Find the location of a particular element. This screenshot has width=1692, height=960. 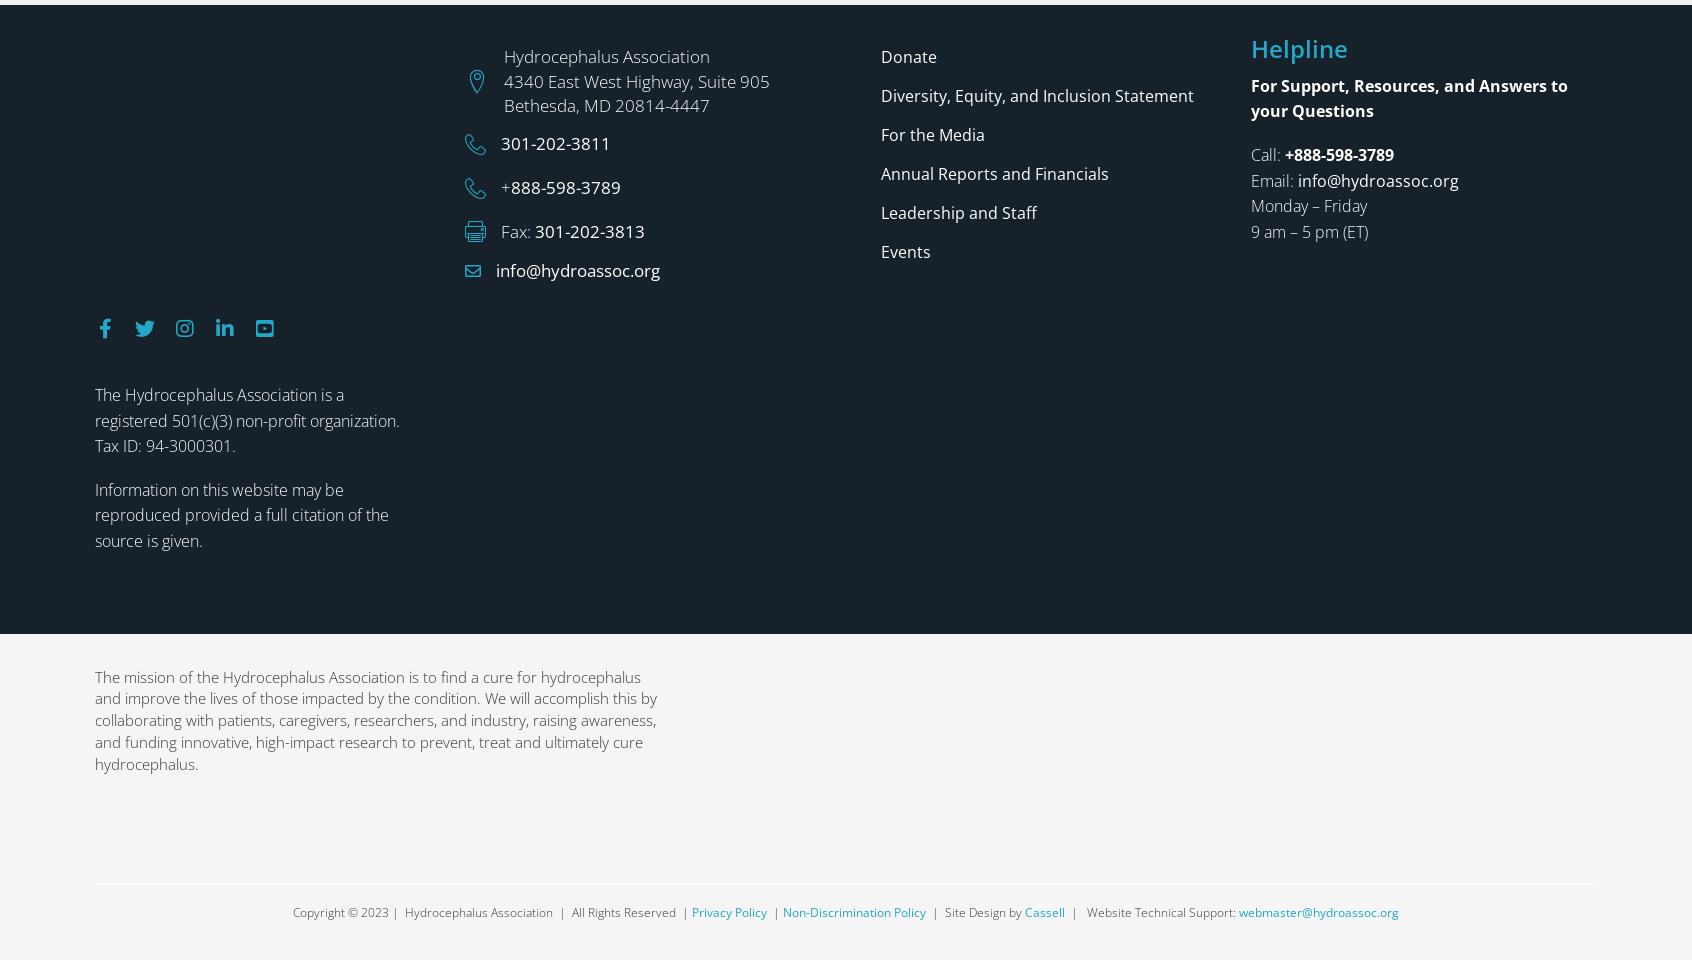

'The Hydrocephalus Association is a registered 501(c)(3) non-profit organization. Tax ID: 94-3000301.' is located at coordinates (247, 163).